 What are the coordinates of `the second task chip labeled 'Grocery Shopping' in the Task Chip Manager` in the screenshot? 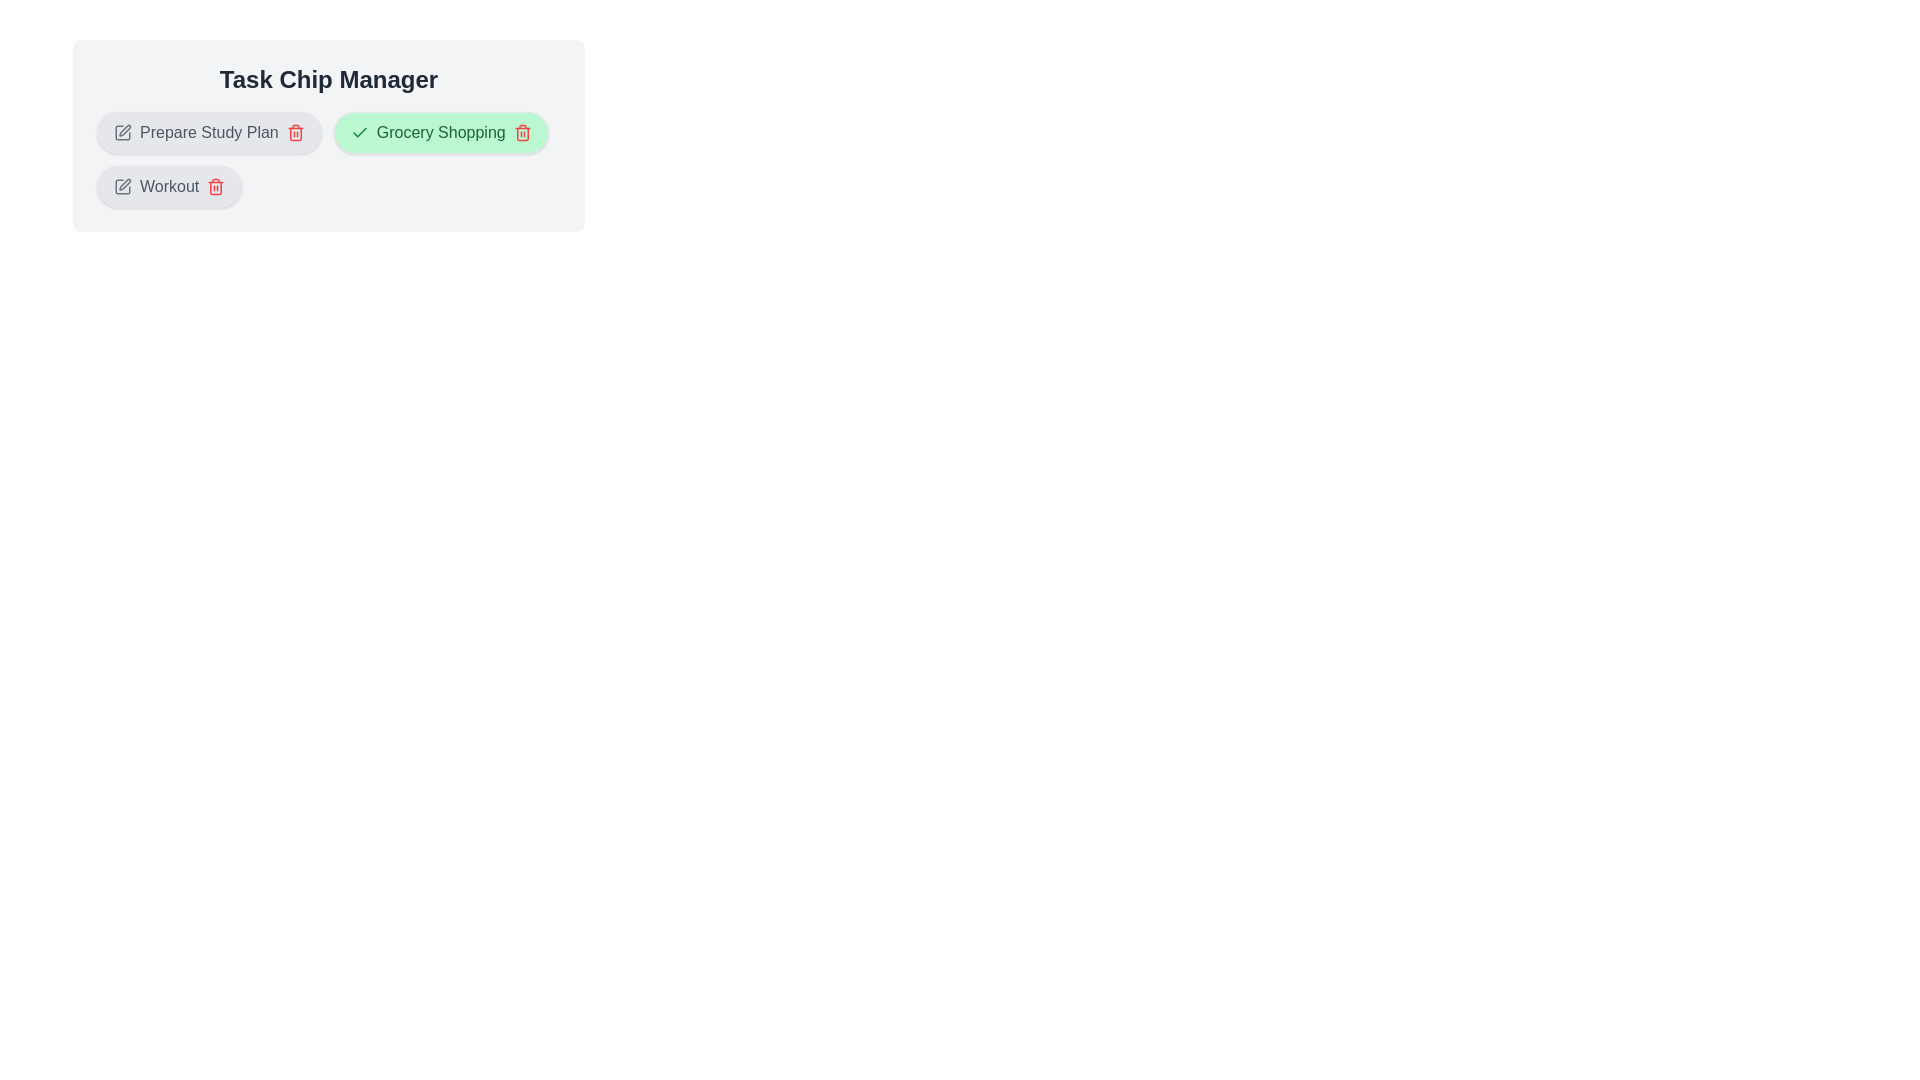 It's located at (440, 132).